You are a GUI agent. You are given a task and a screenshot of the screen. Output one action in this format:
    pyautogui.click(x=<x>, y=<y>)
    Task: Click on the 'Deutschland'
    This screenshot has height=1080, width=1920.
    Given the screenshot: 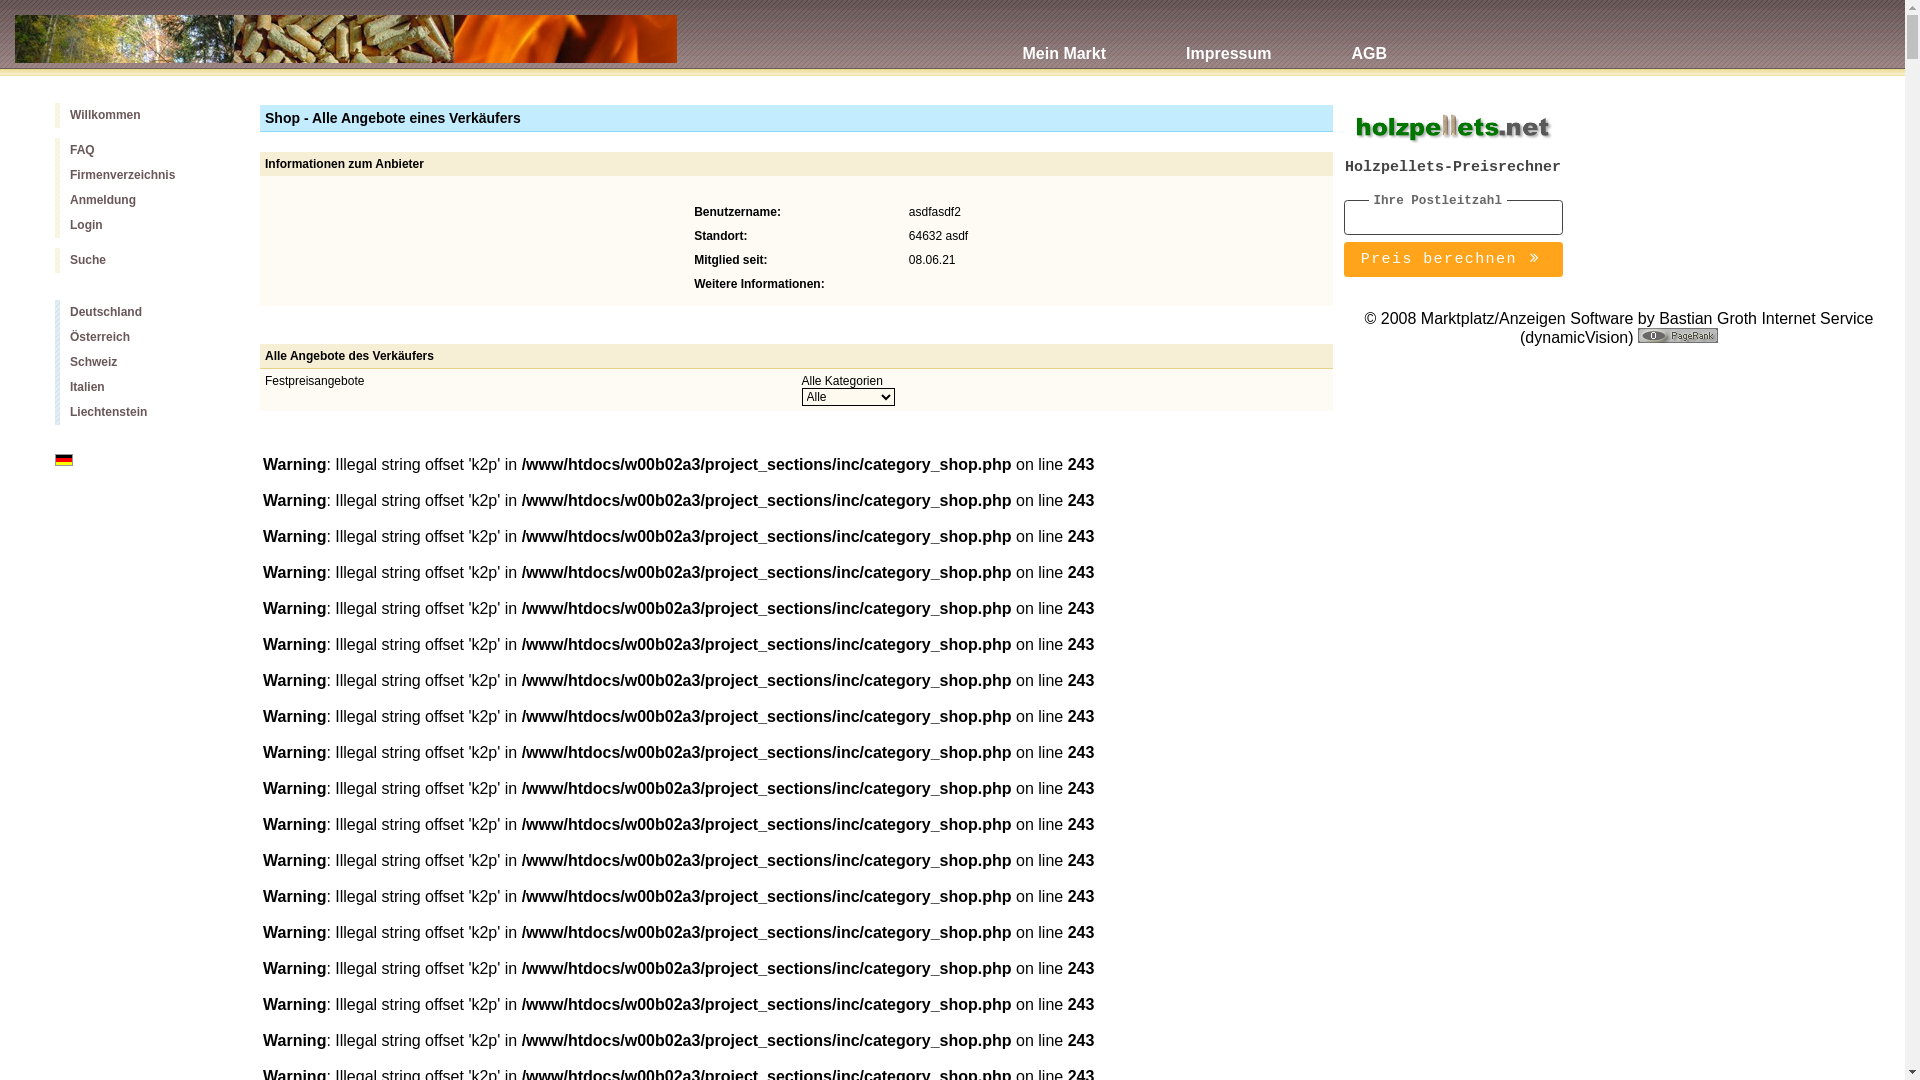 What is the action you would take?
    pyautogui.click(x=54, y=312)
    